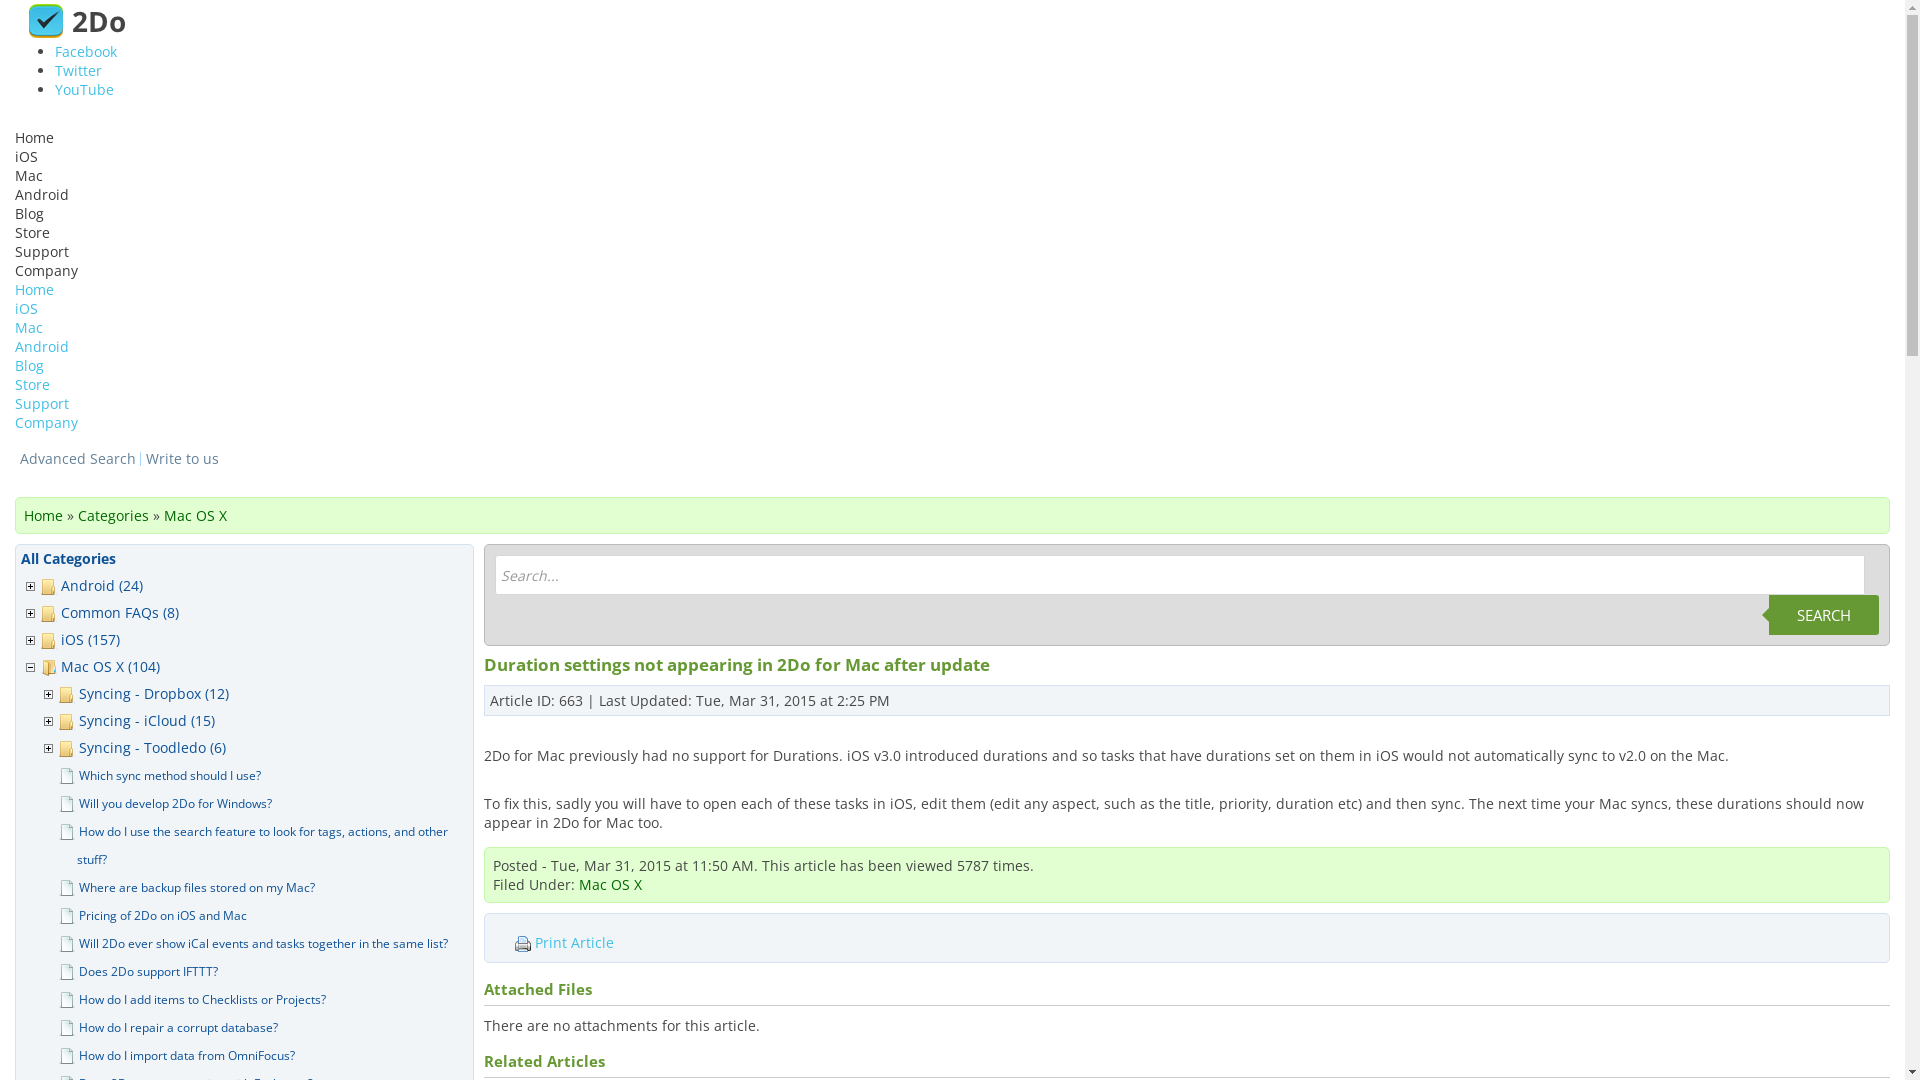  I want to click on 'Mac', so click(14, 174).